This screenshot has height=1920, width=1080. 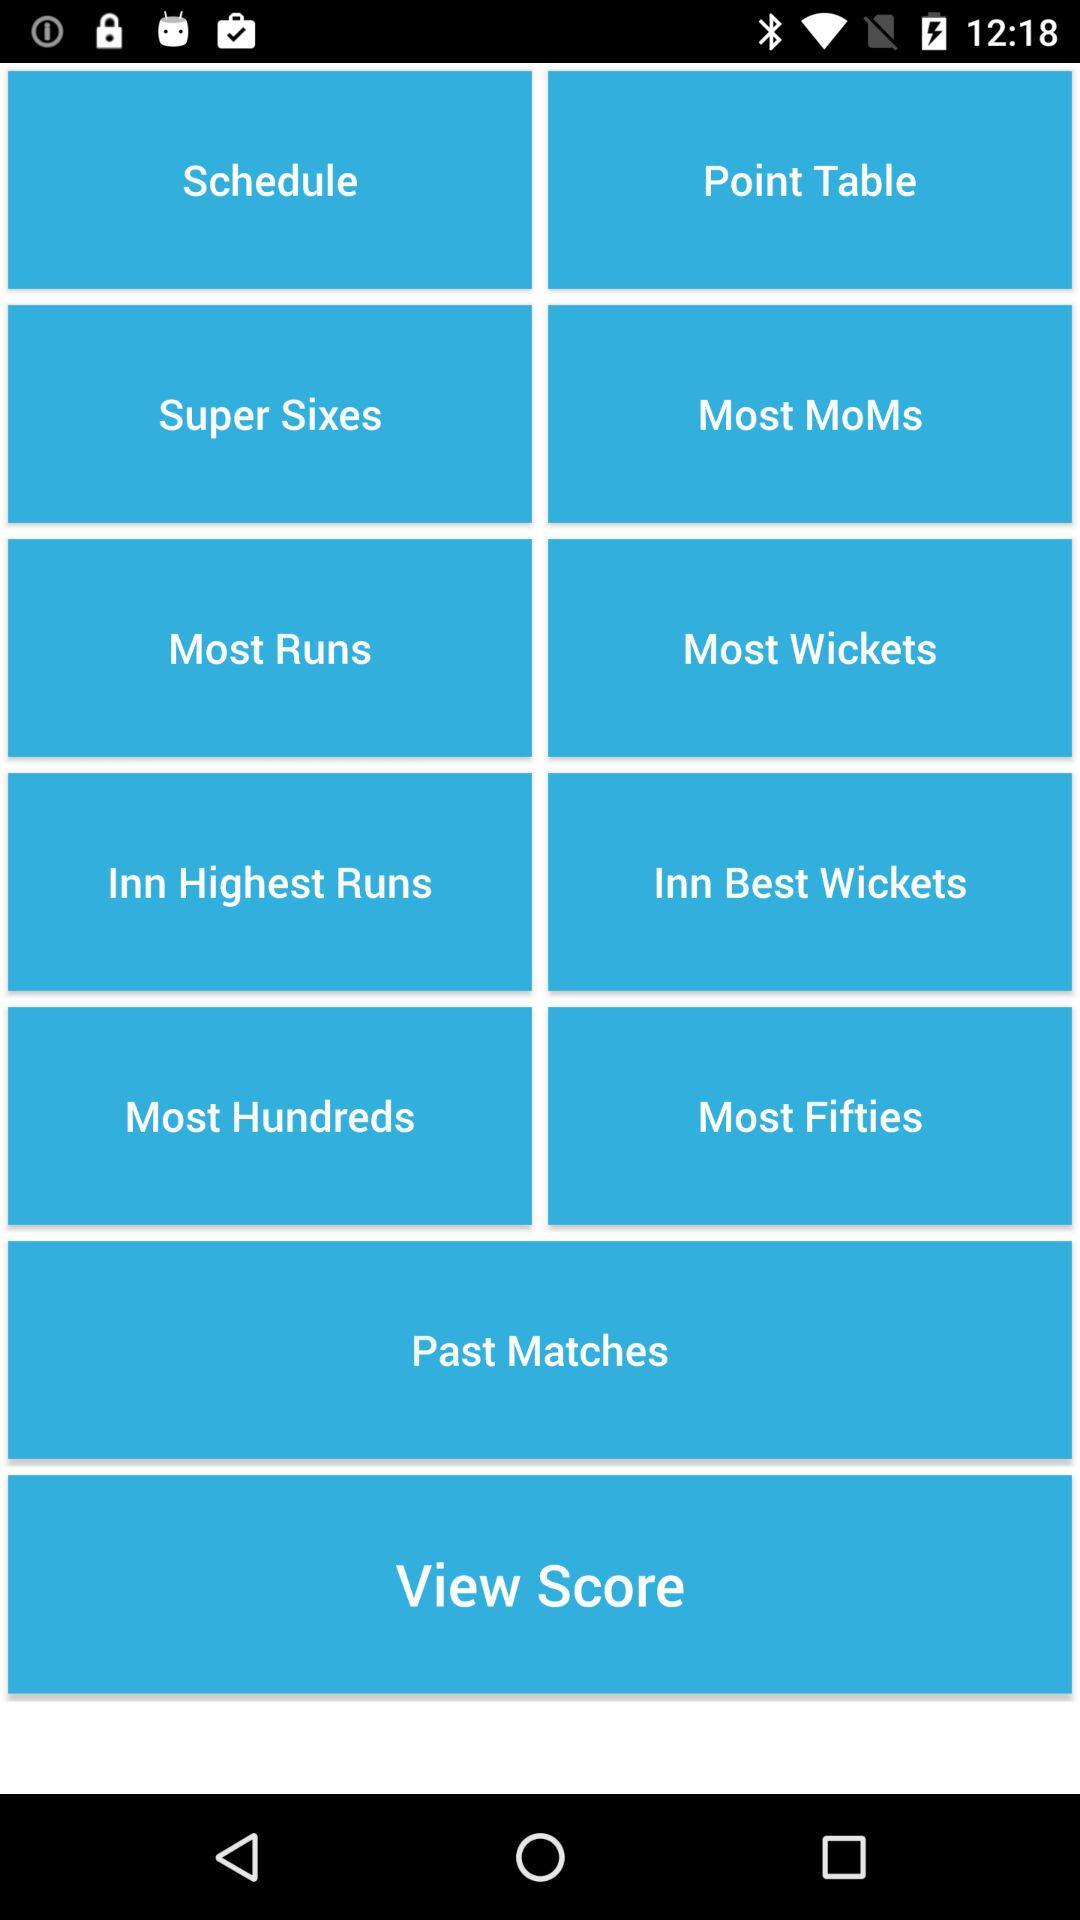 What do you see at coordinates (270, 412) in the screenshot?
I see `the item next to the point table` at bounding box center [270, 412].